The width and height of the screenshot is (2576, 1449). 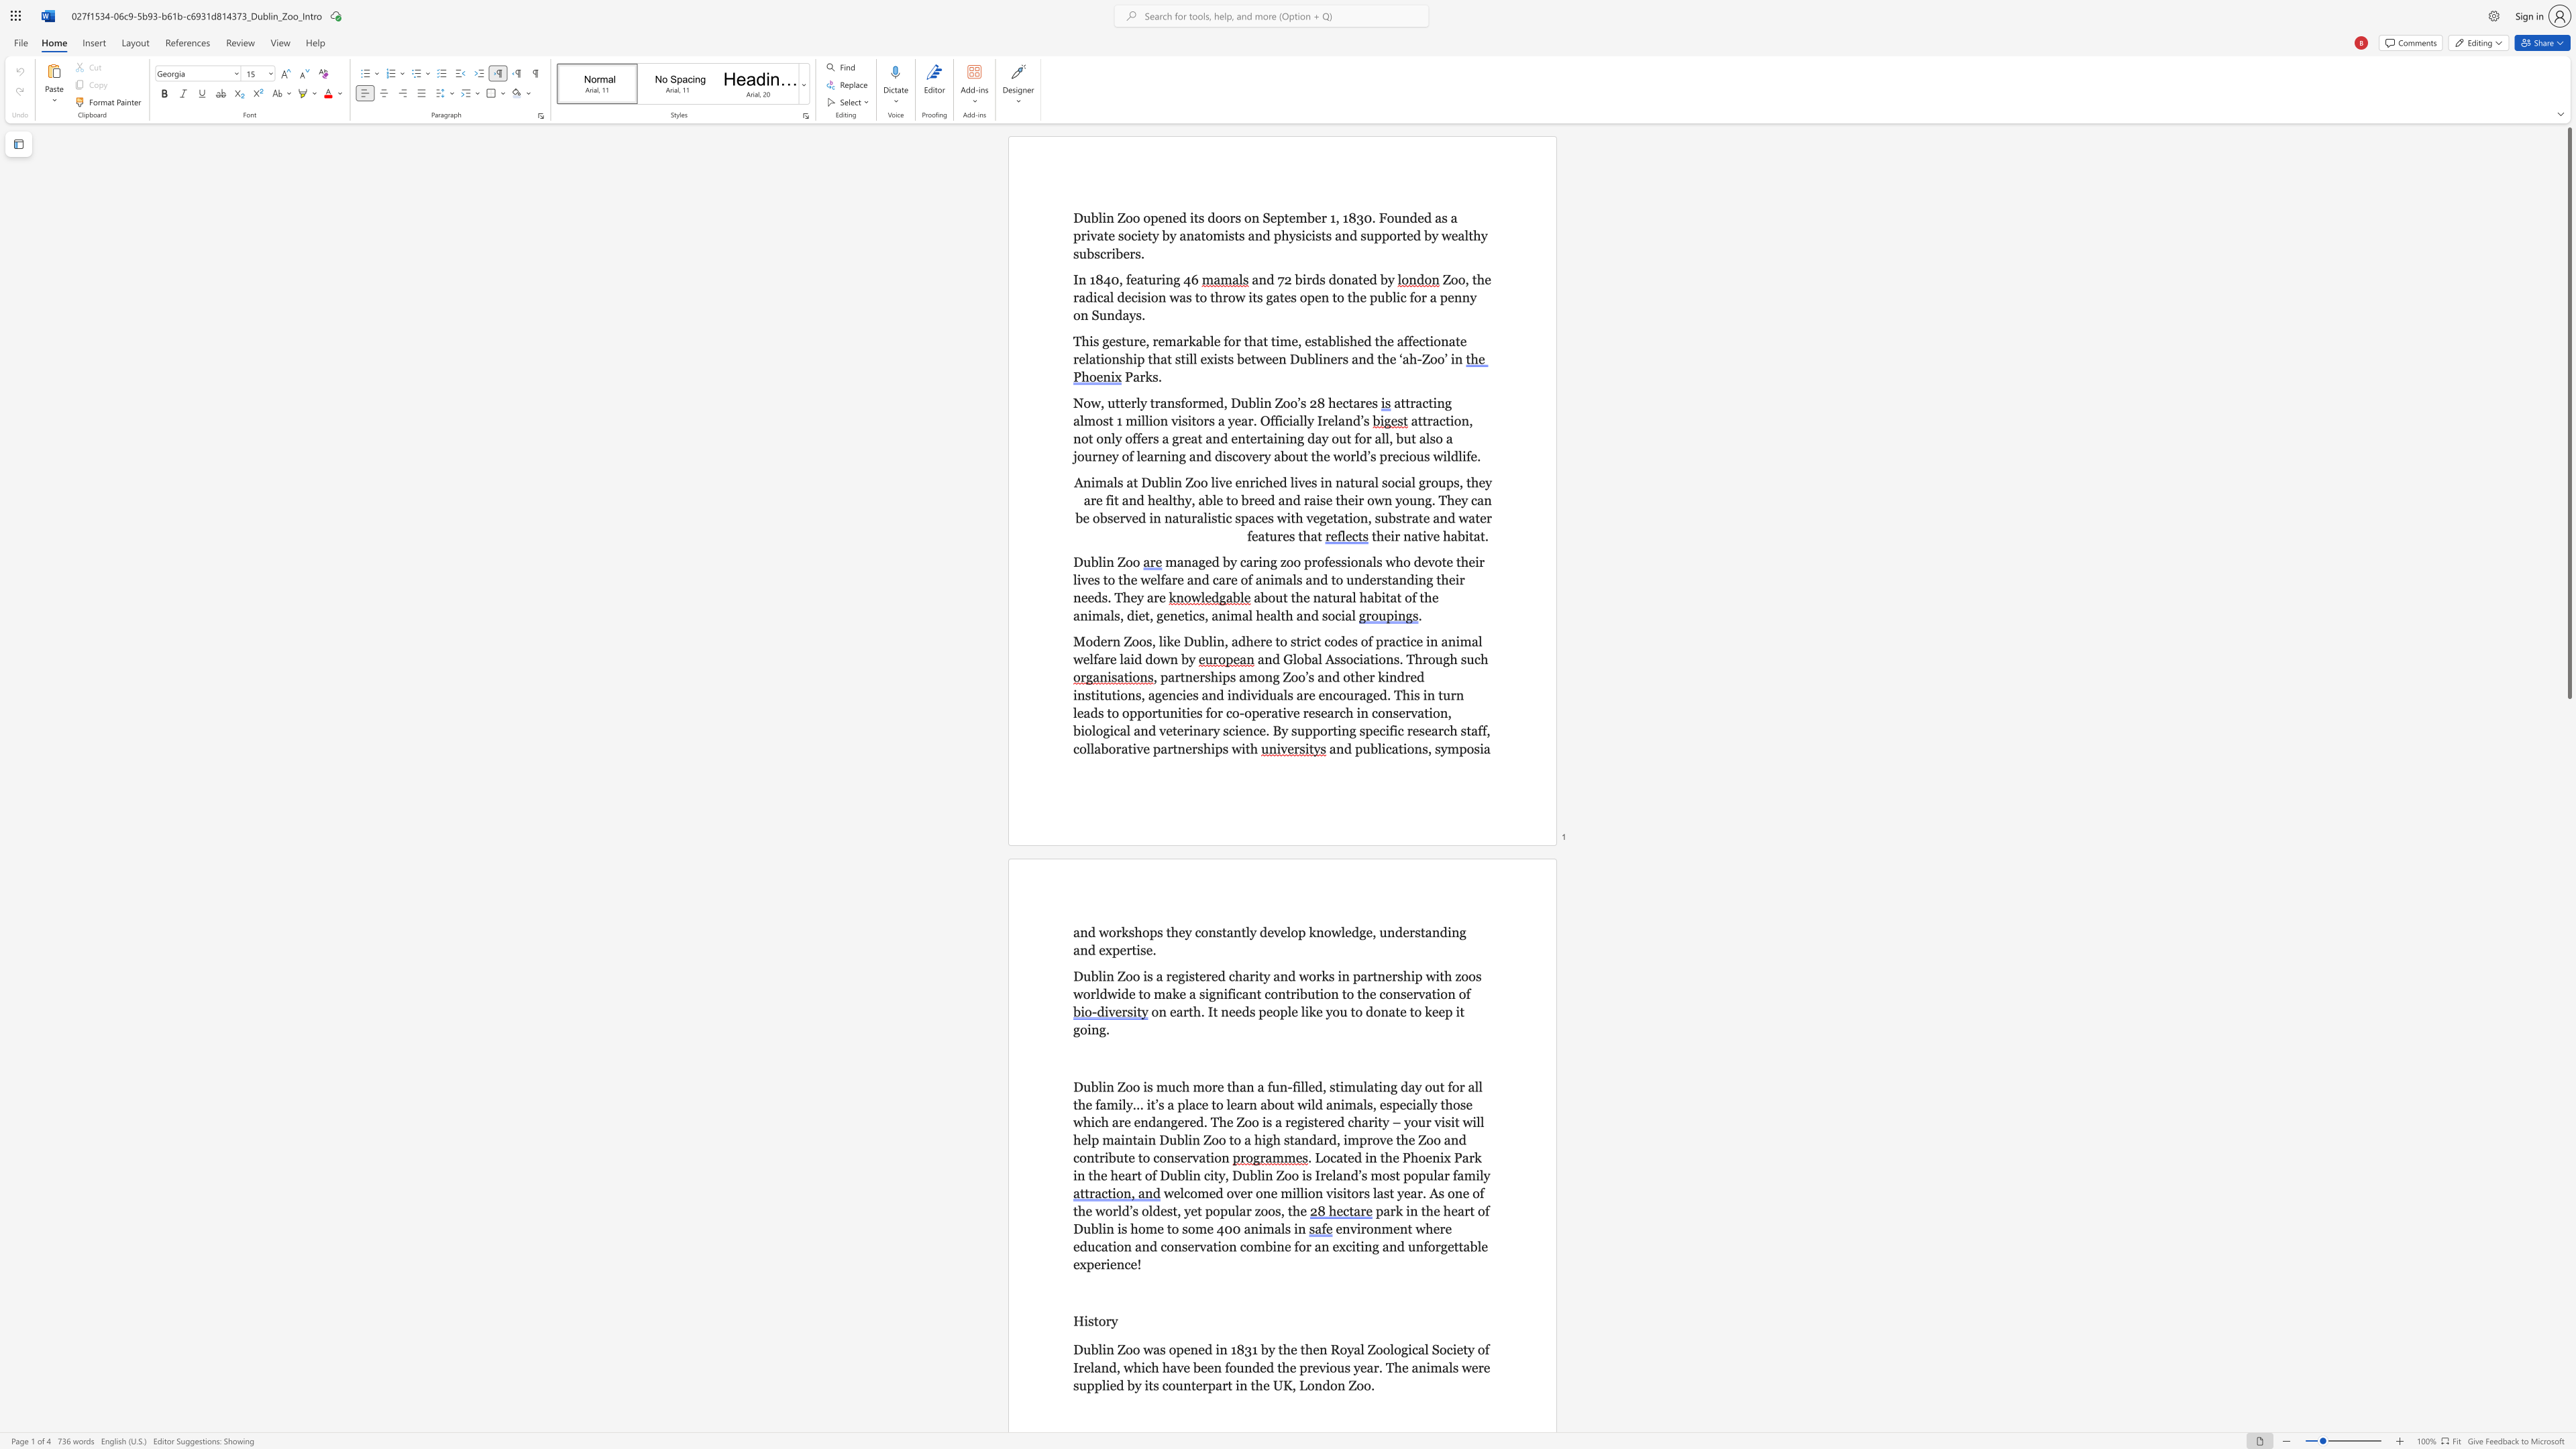 What do you see at coordinates (1340, 1366) in the screenshot?
I see `the 3th character "u" in the text` at bounding box center [1340, 1366].